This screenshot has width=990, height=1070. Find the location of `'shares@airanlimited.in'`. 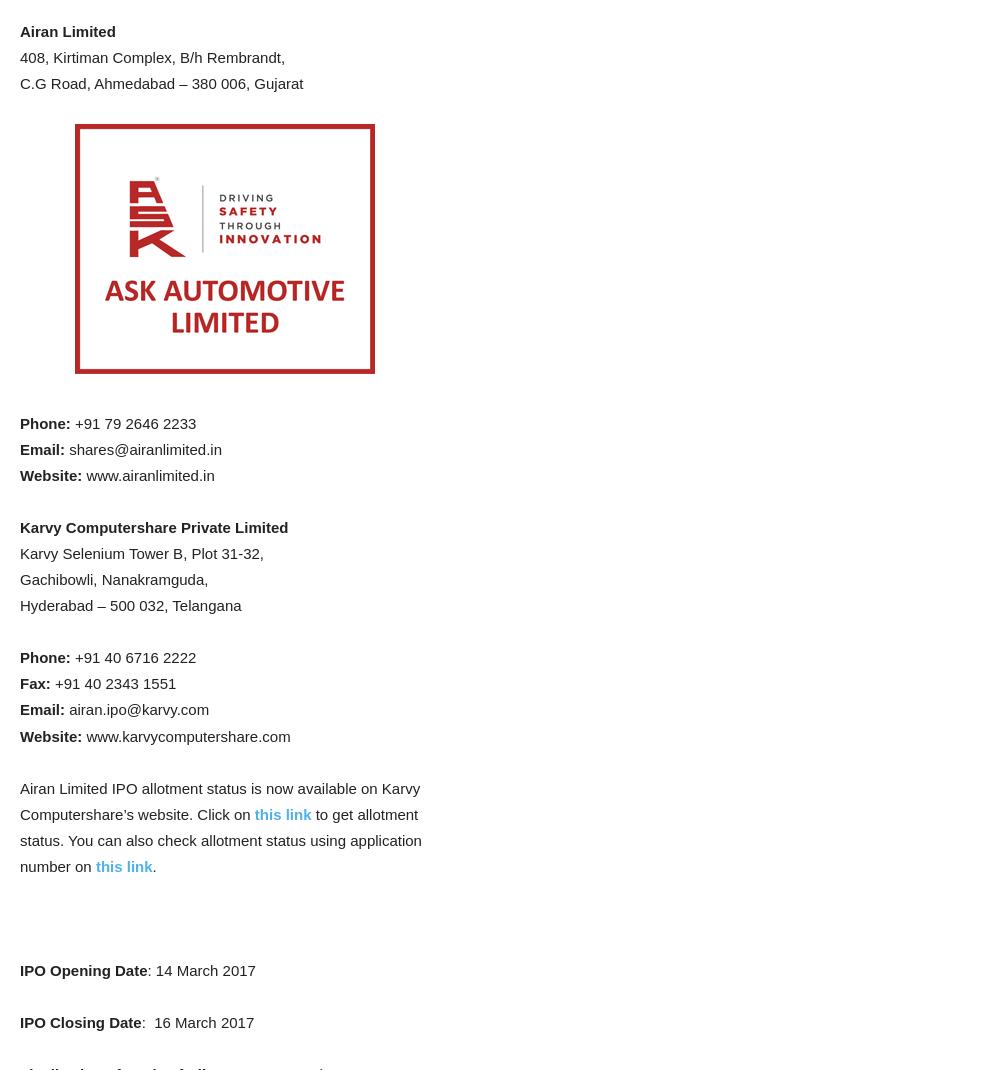

'shares@airanlimited.in' is located at coordinates (144, 448).